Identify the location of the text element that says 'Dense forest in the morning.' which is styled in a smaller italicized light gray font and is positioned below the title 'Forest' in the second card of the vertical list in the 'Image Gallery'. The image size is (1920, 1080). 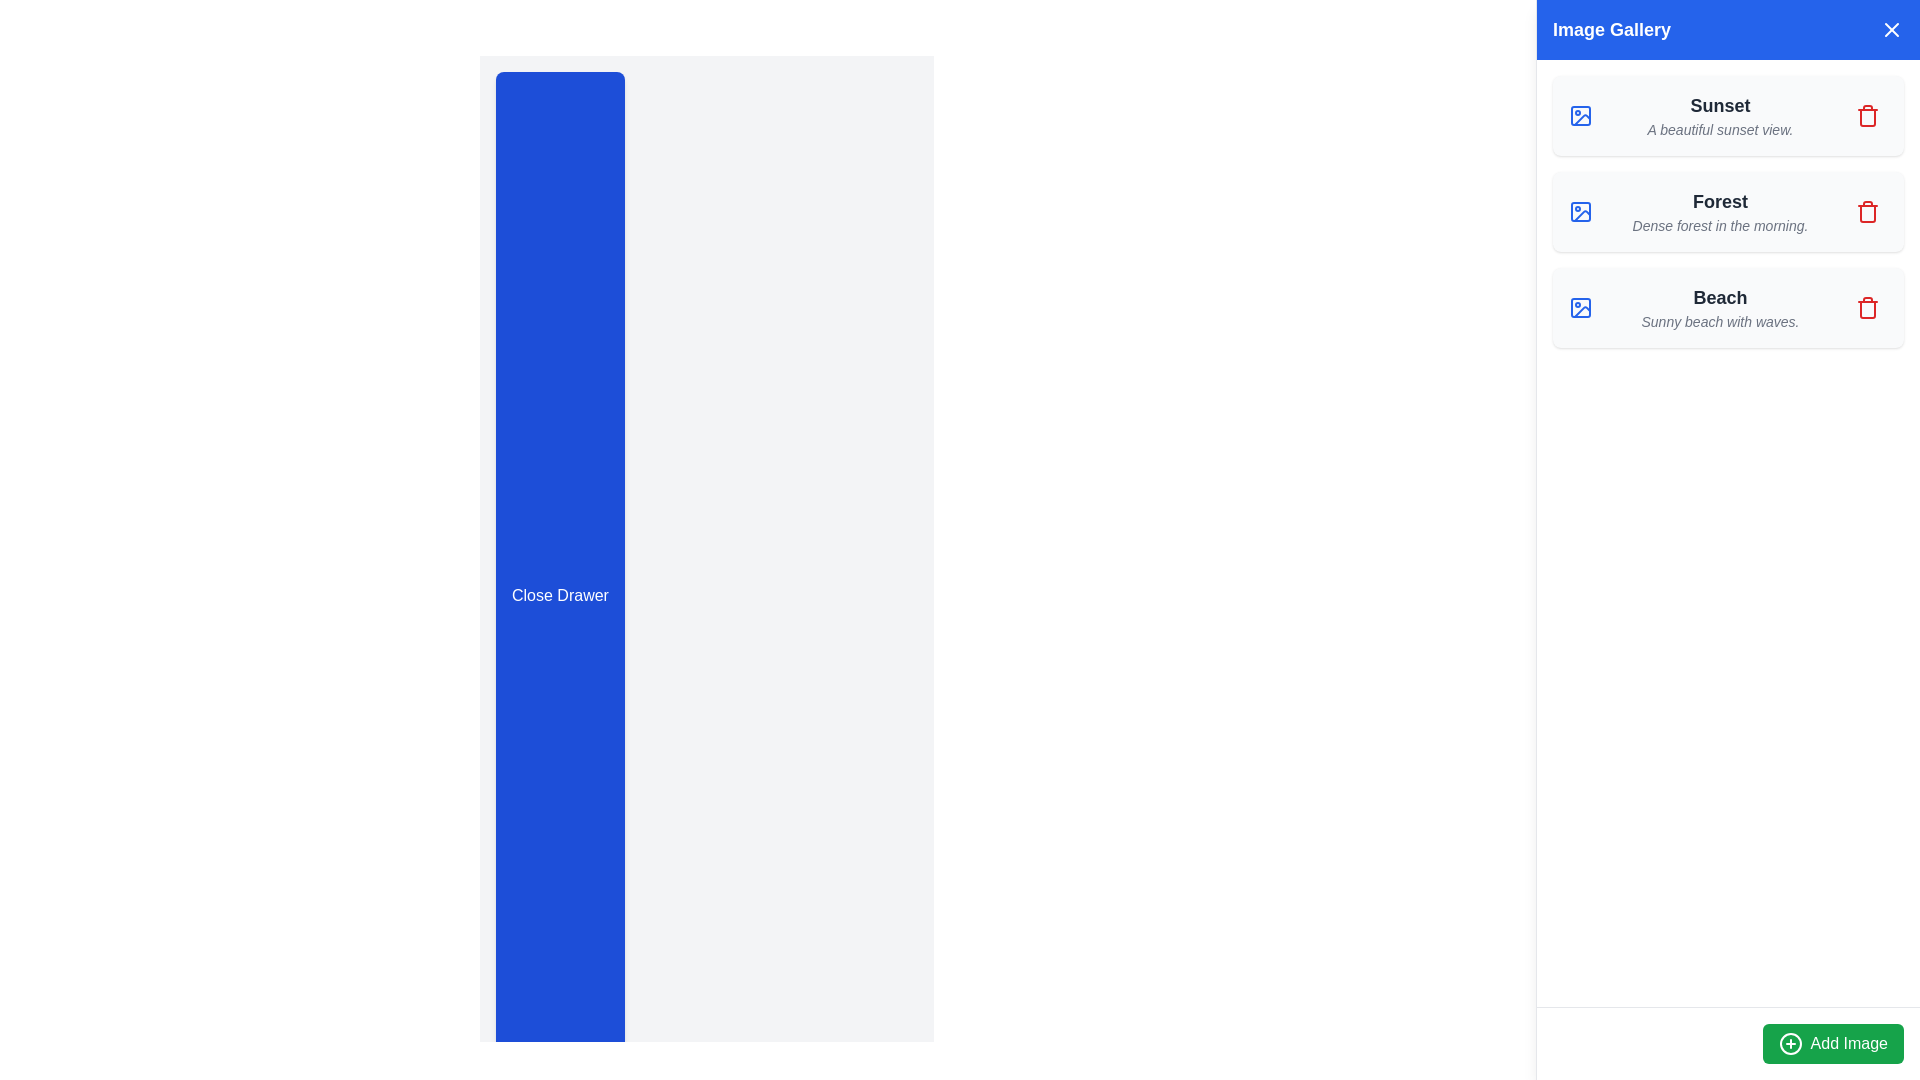
(1719, 225).